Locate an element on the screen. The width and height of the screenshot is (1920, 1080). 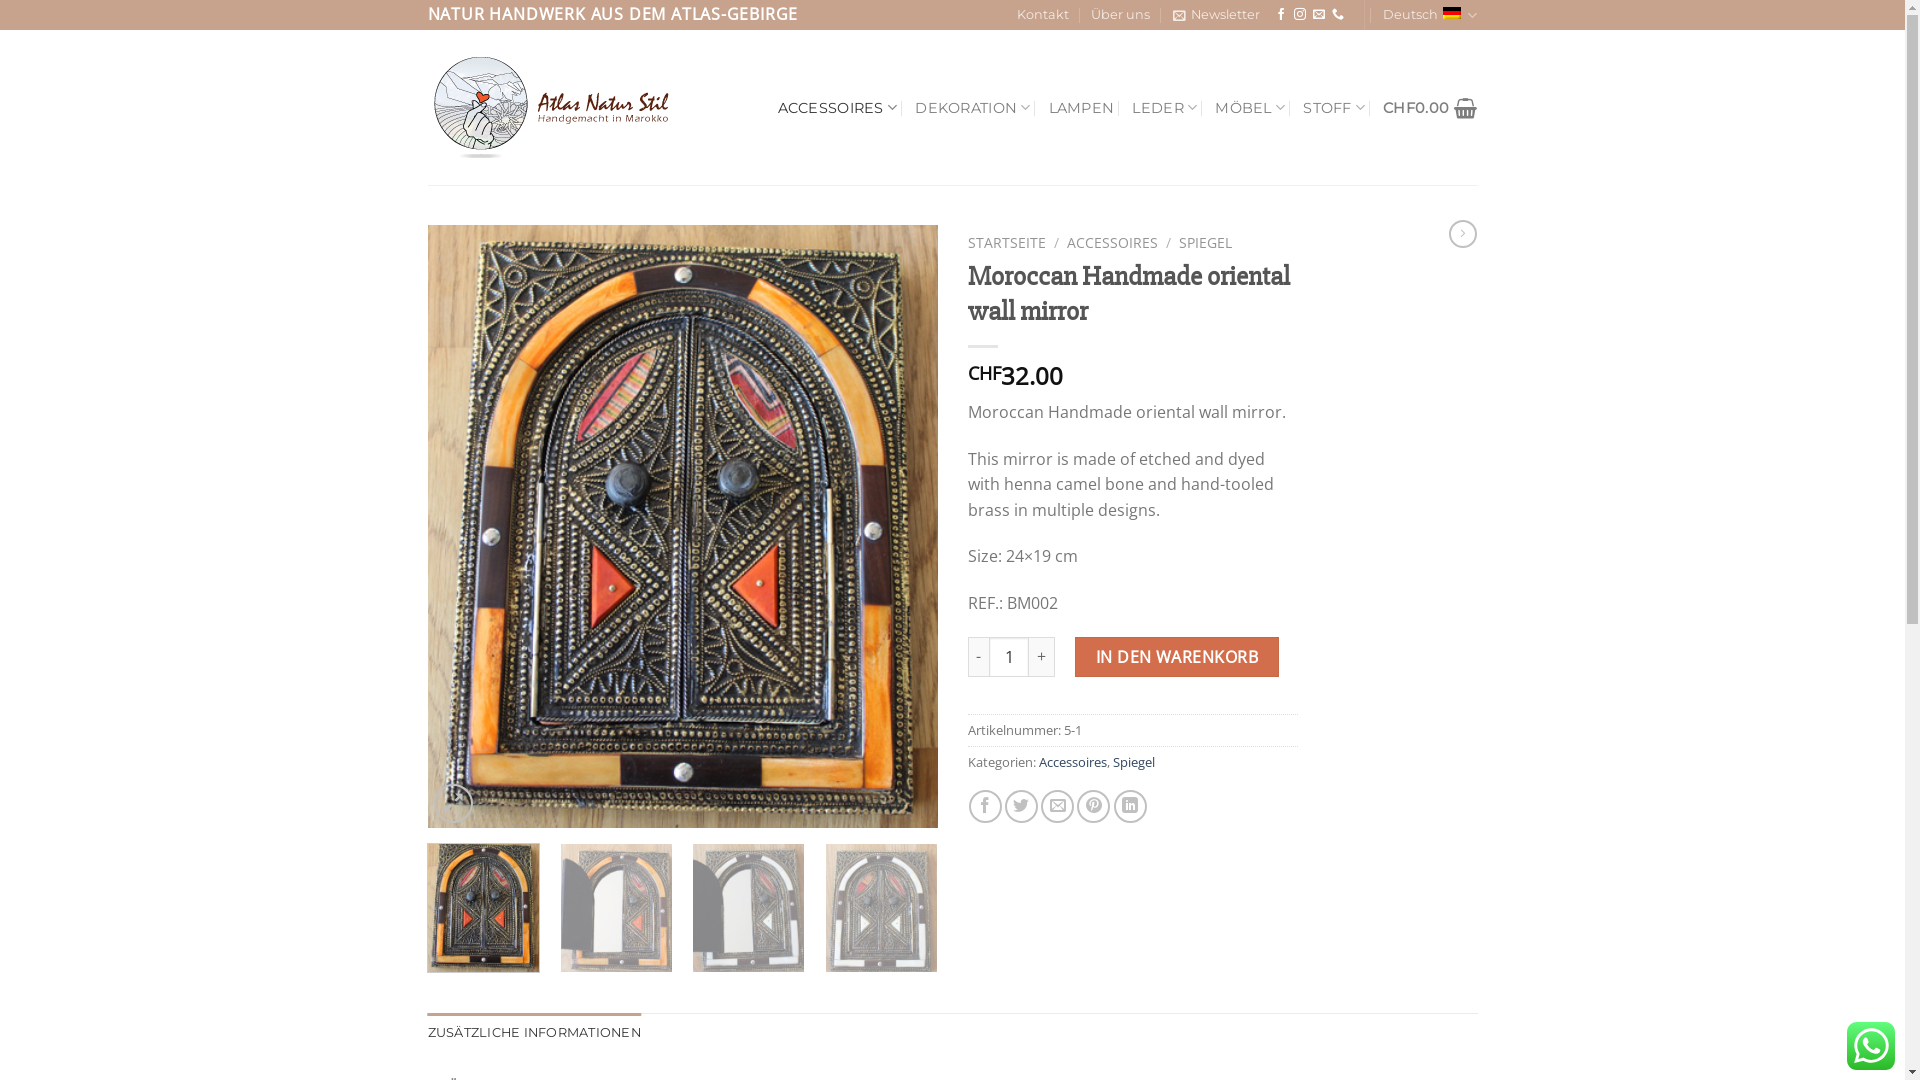
'LEDER' is located at coordinates (1132, 107).